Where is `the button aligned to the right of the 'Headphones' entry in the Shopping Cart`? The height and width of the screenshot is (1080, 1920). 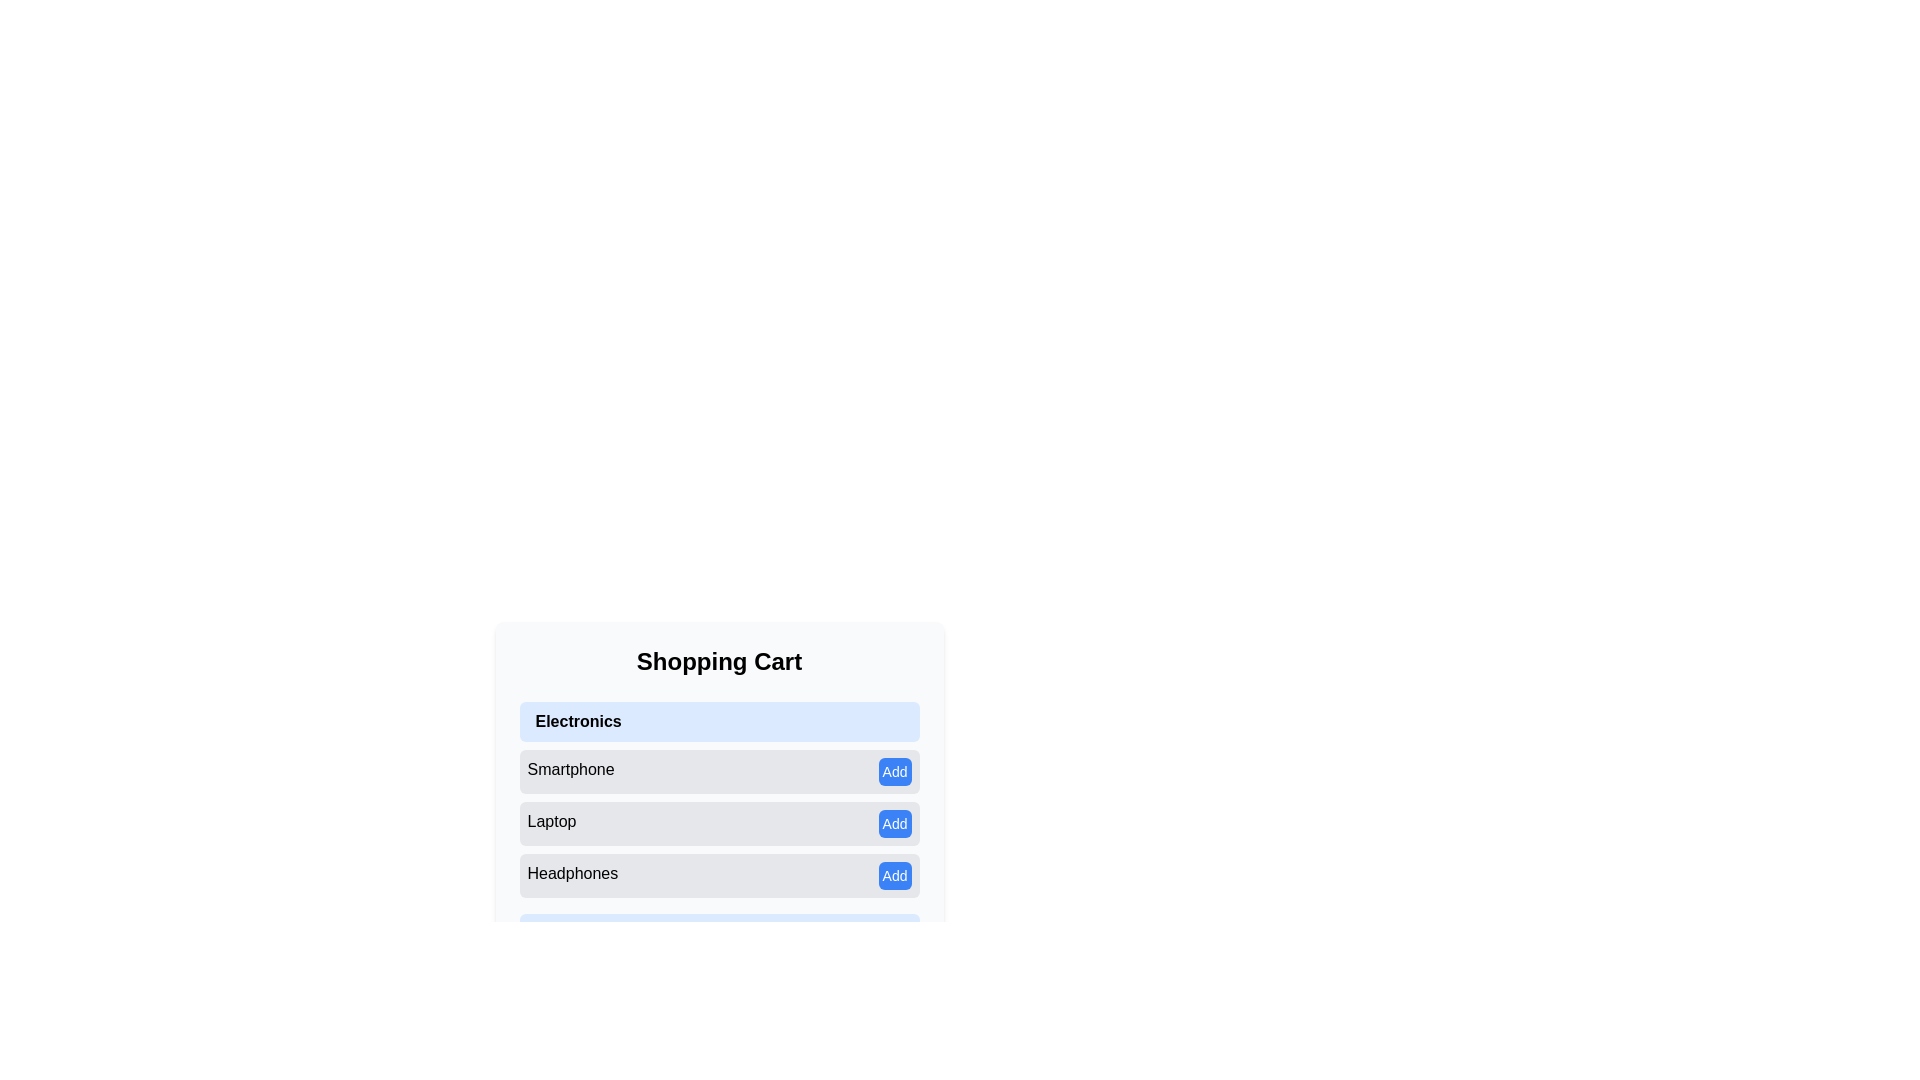
the button aligned to the right of the 'Headphones' entry in the Shopping Cart is located at coordinates (894, 874).